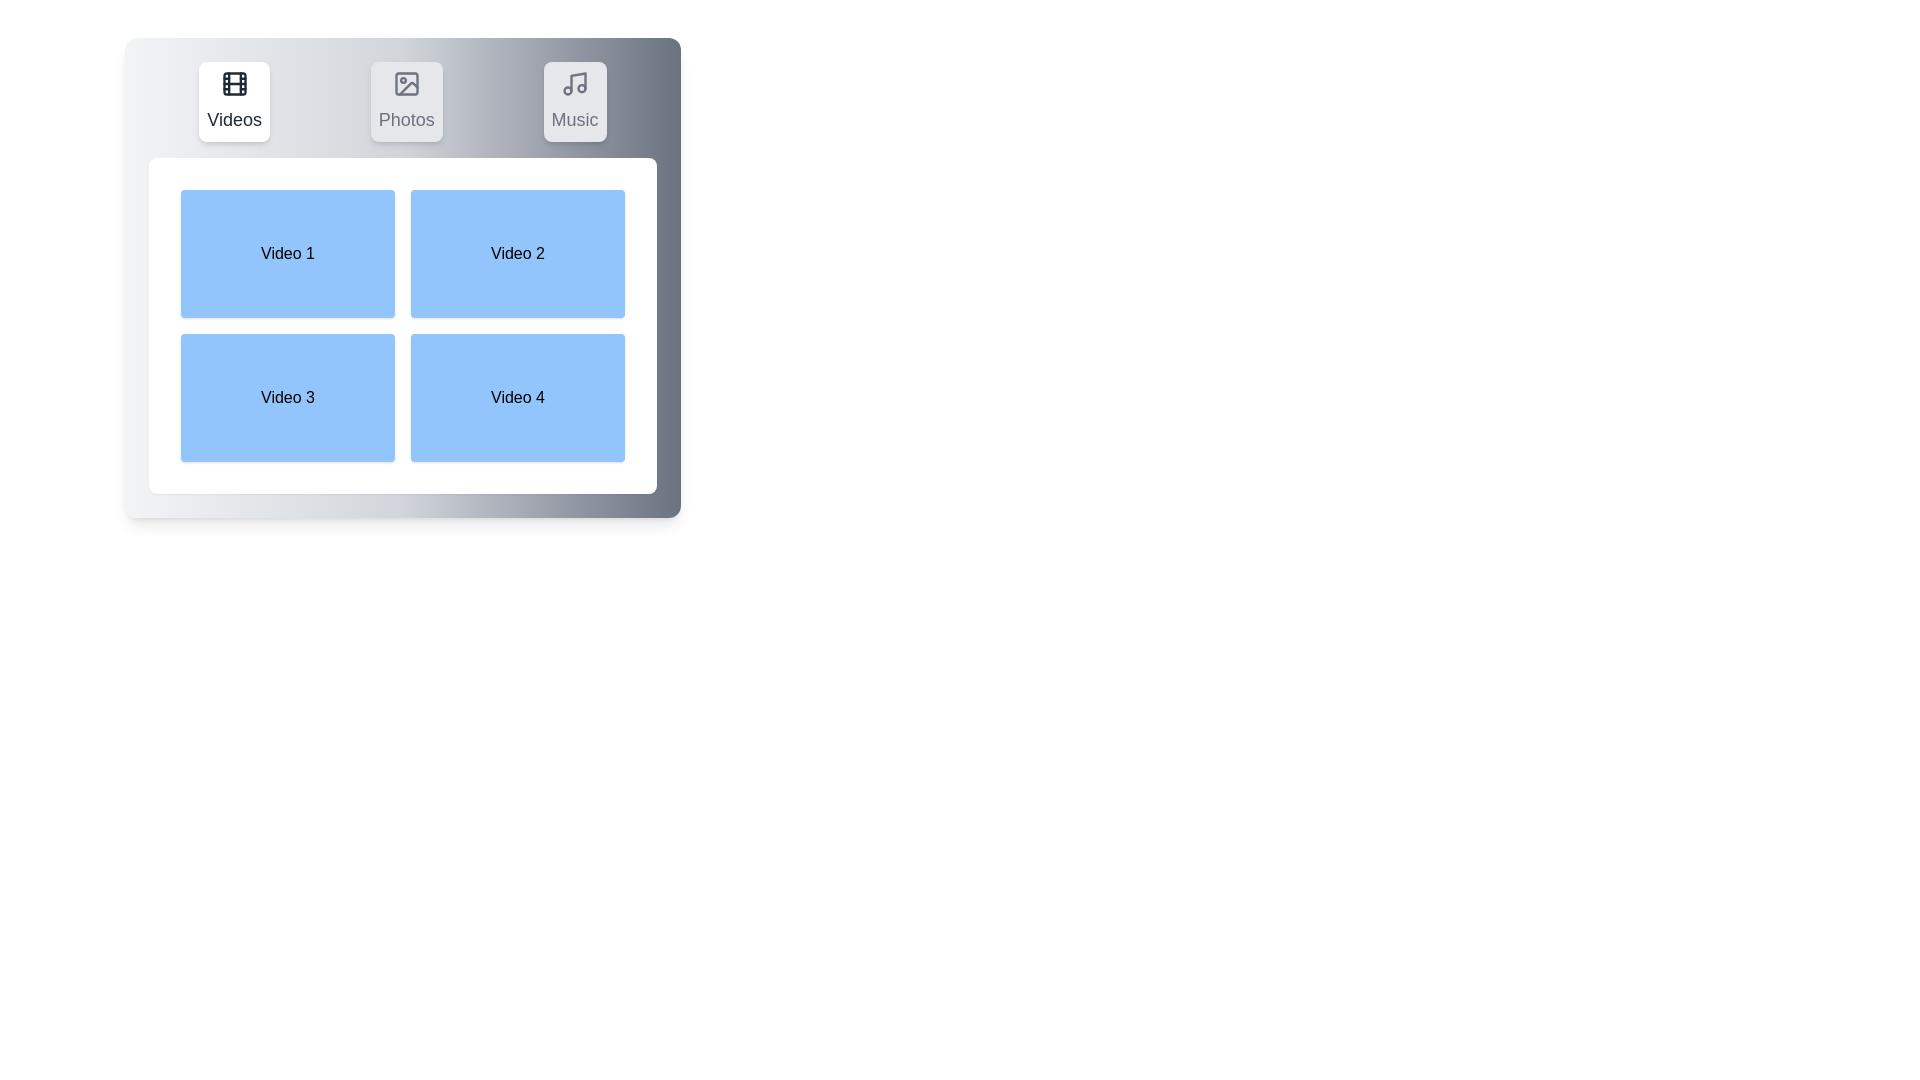 This screenshot has width=1920, height=1080. Describe the element at coordinates (518, 253) in the screenshot. I see `the Video 2 Box to observe the hover effect` at that location.